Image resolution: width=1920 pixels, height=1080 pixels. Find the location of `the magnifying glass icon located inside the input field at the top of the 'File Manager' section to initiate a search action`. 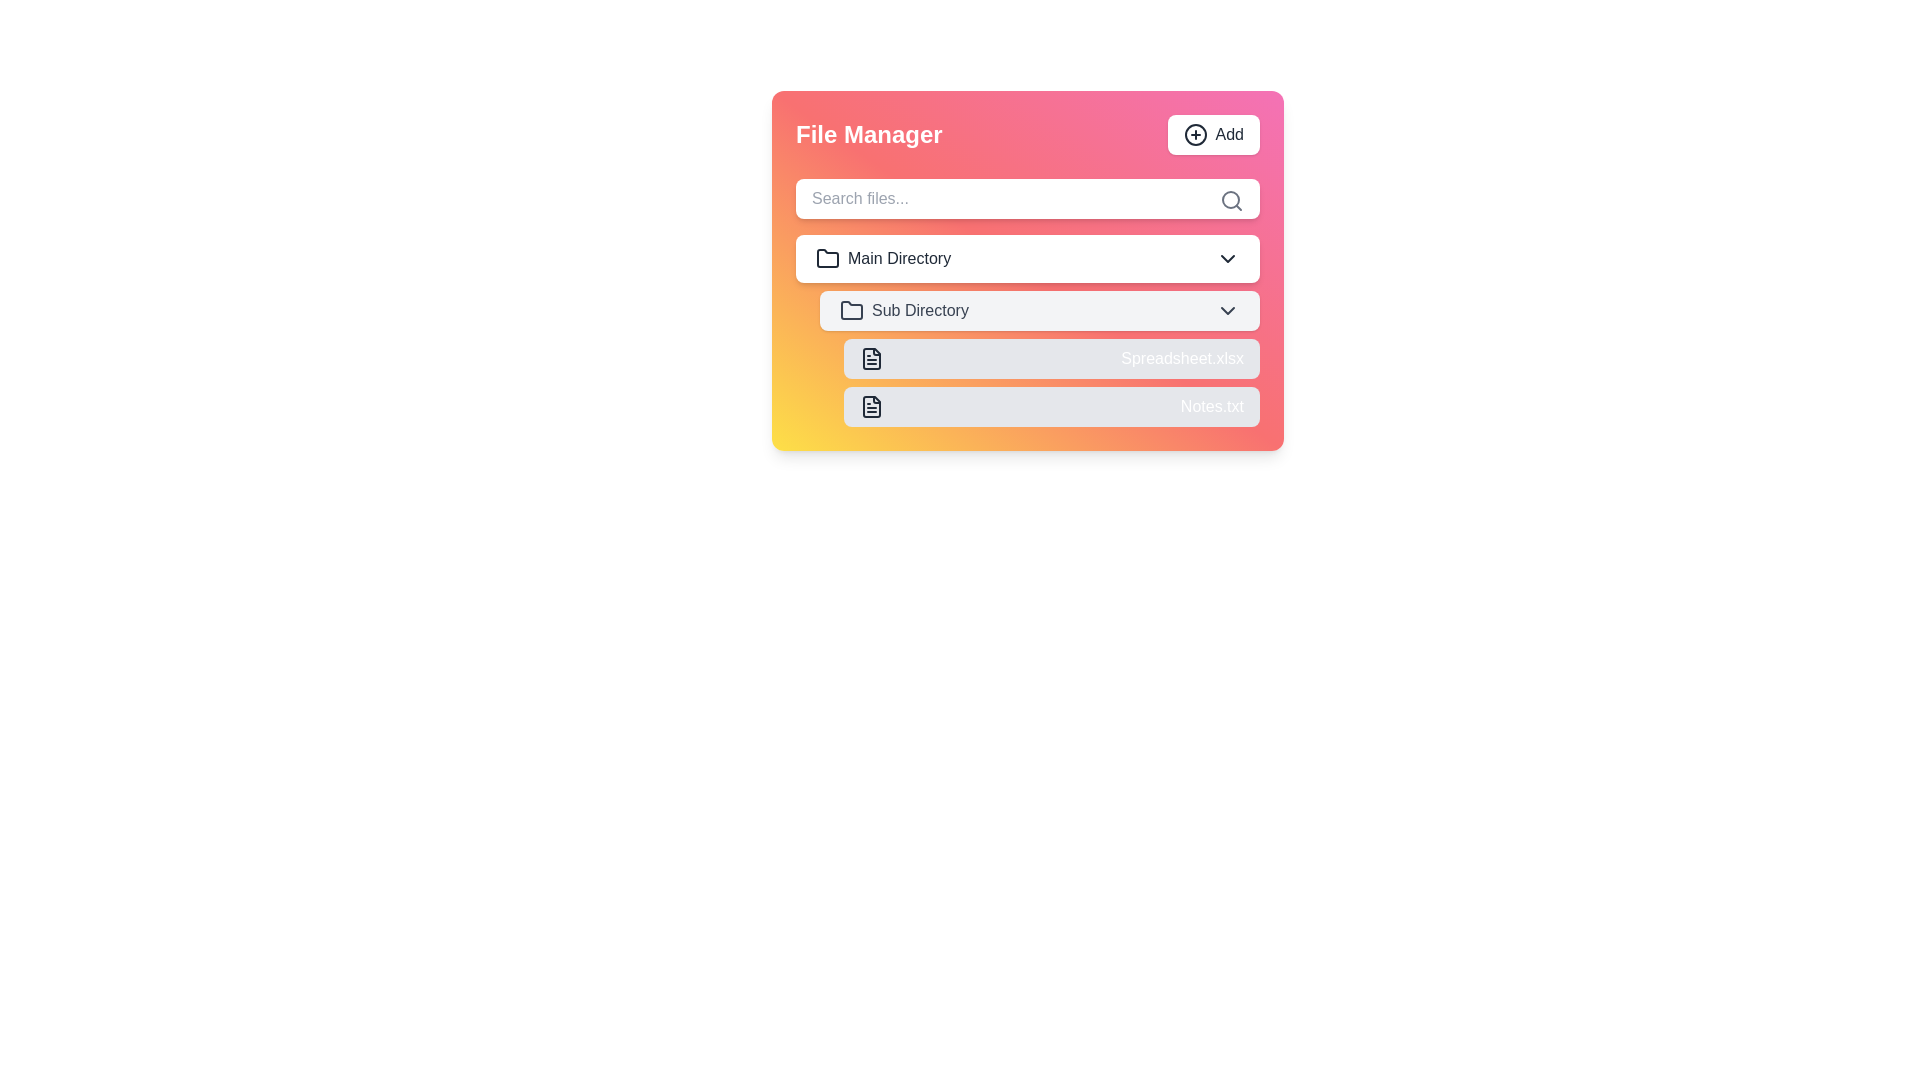

the magnifying glass icon located inside the input field at the top of the 'File Manager' section to initiate a search action is located at coordinates (1231, 200).